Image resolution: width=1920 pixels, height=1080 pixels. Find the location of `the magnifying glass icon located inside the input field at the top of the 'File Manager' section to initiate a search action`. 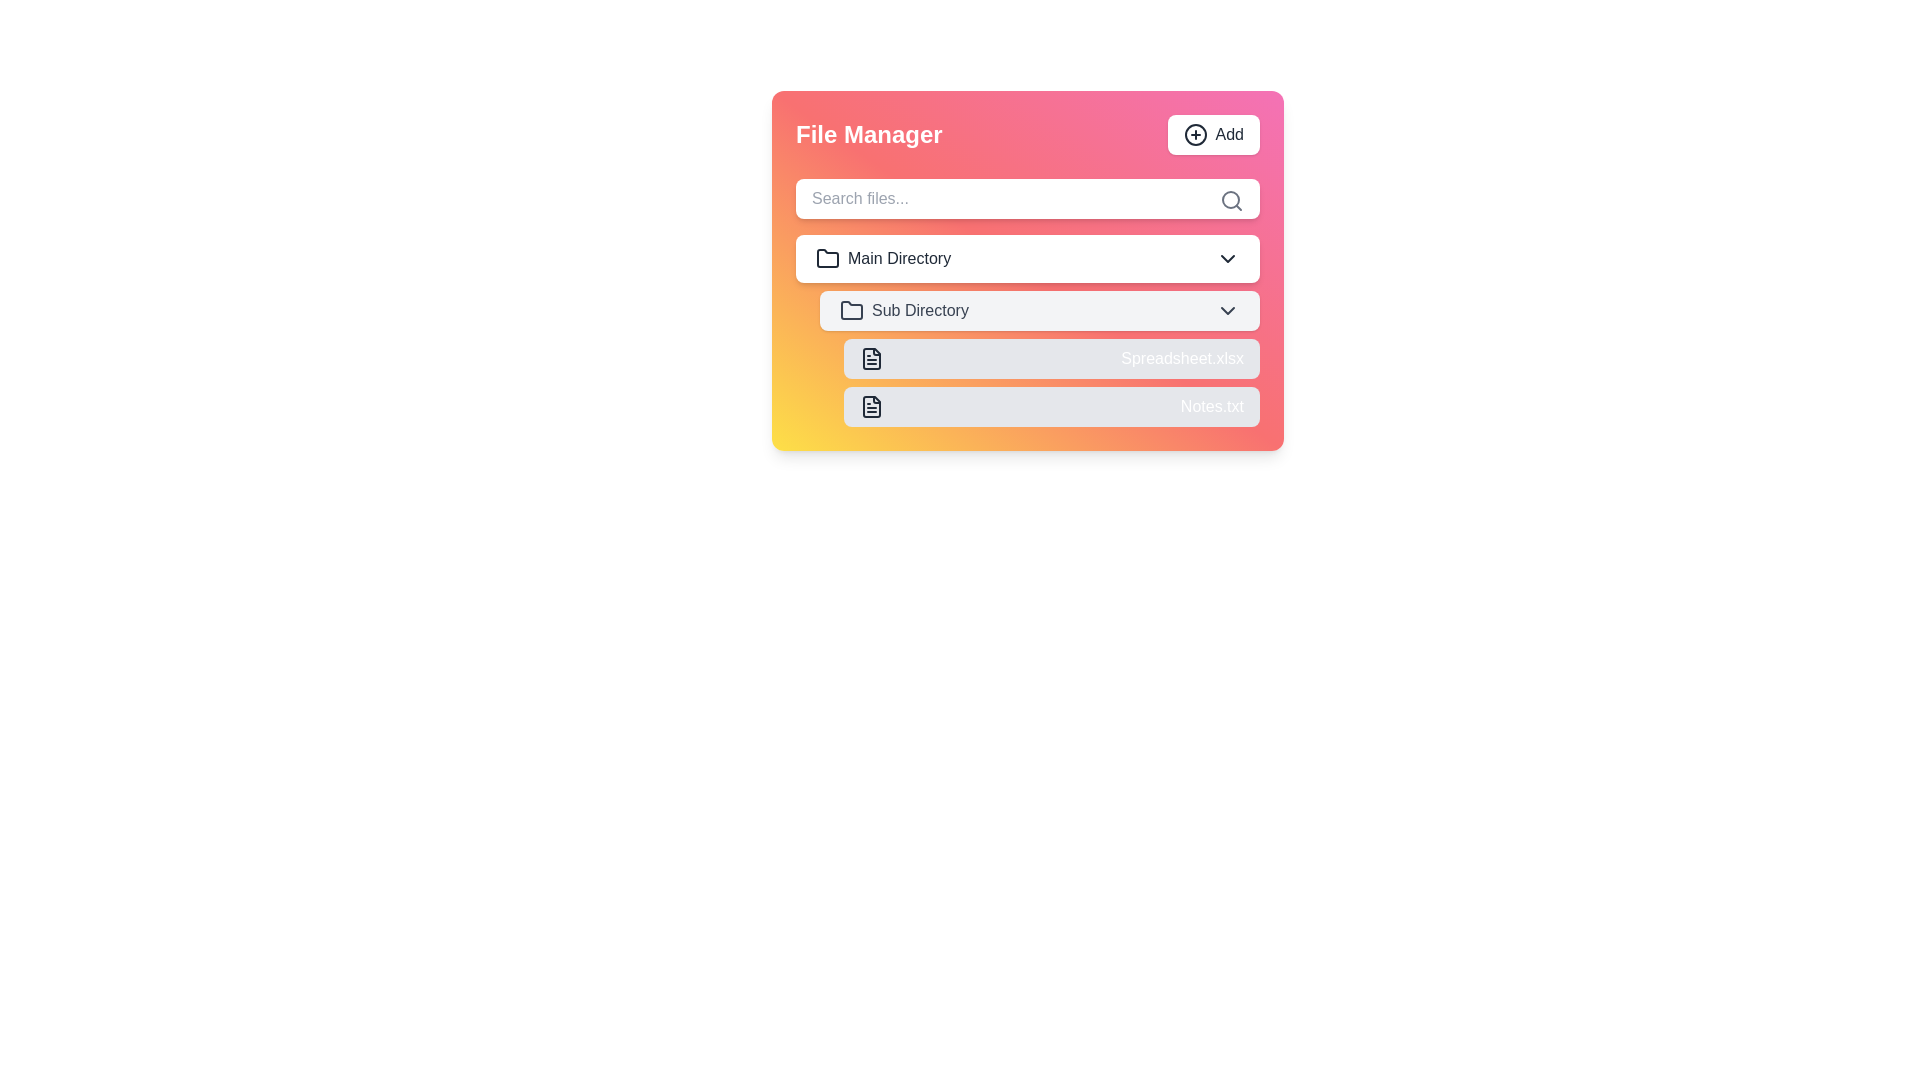

the magnifying glass icon located inside the input field at the top of the 'File Manager' section to initiate a search action is located at coordinates (1231, 200).